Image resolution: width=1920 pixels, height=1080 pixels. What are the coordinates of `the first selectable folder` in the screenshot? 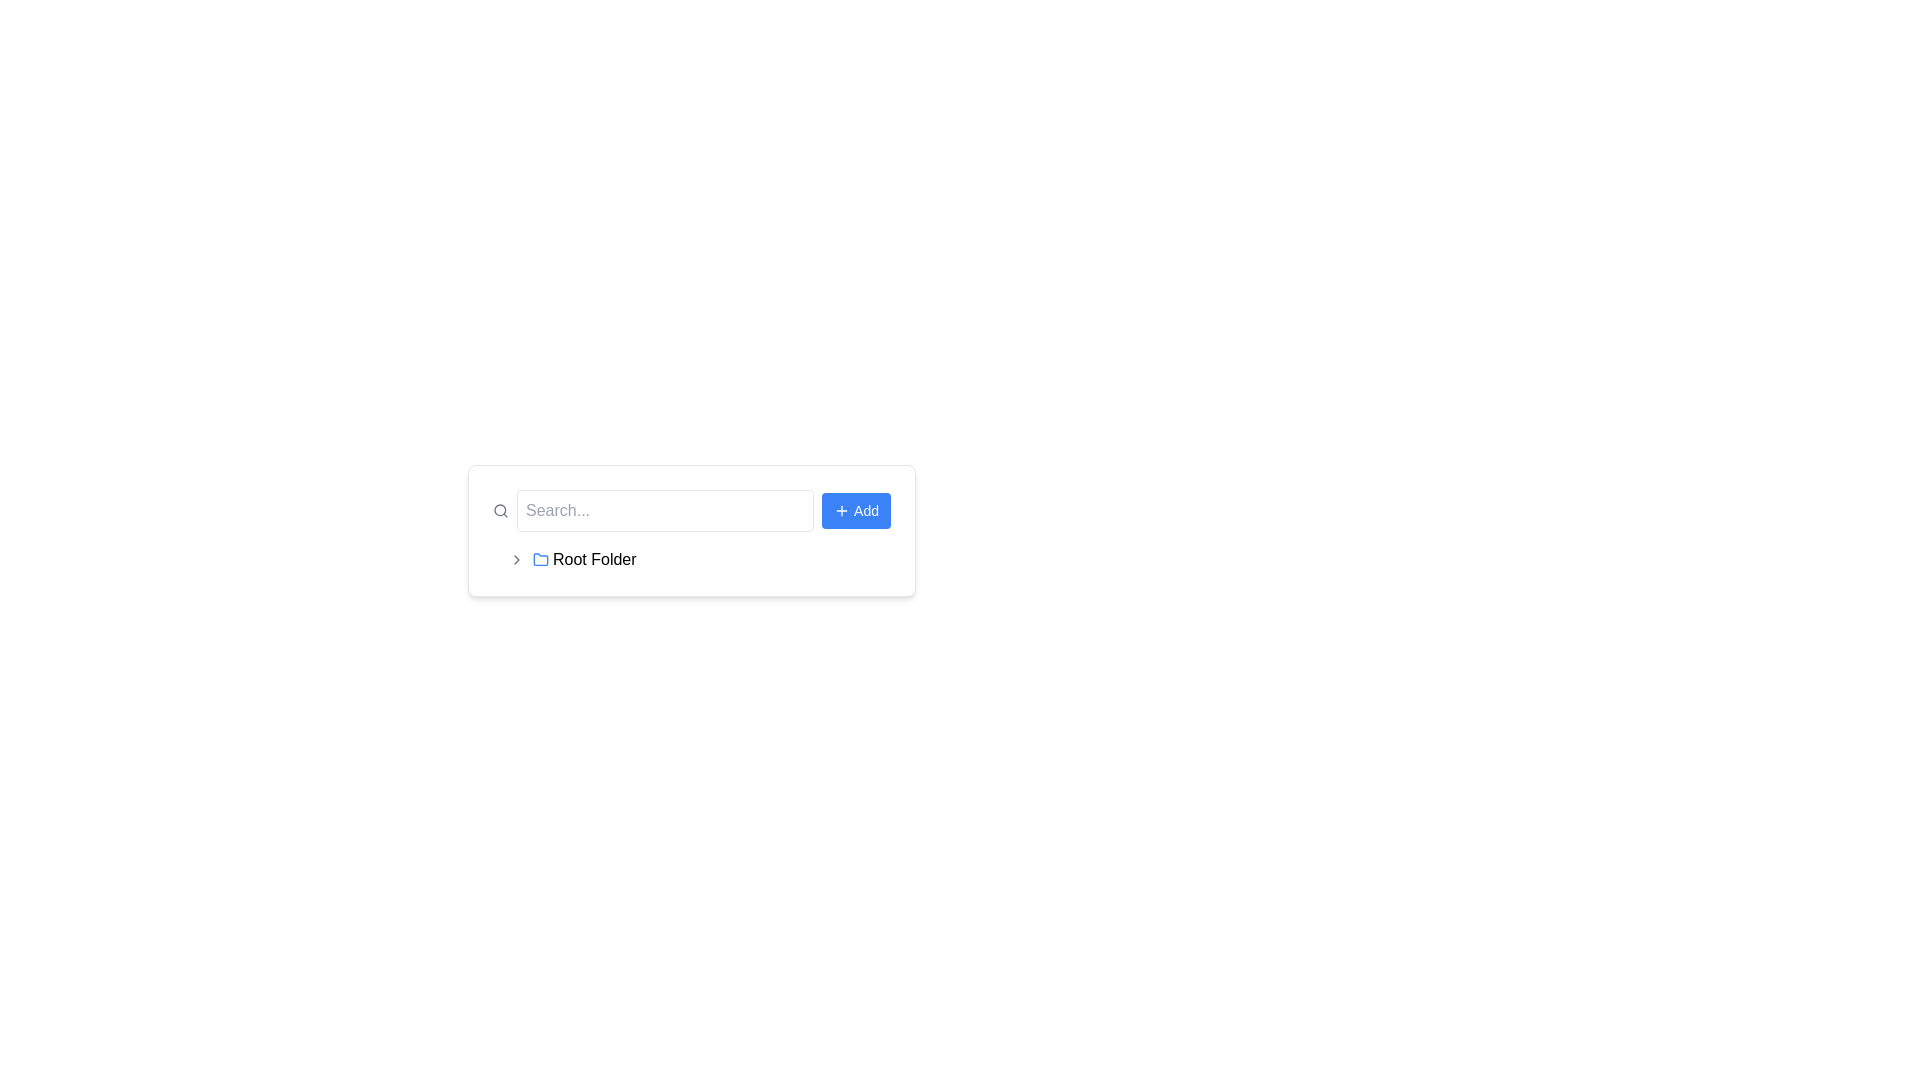 It's located at (691, 559).